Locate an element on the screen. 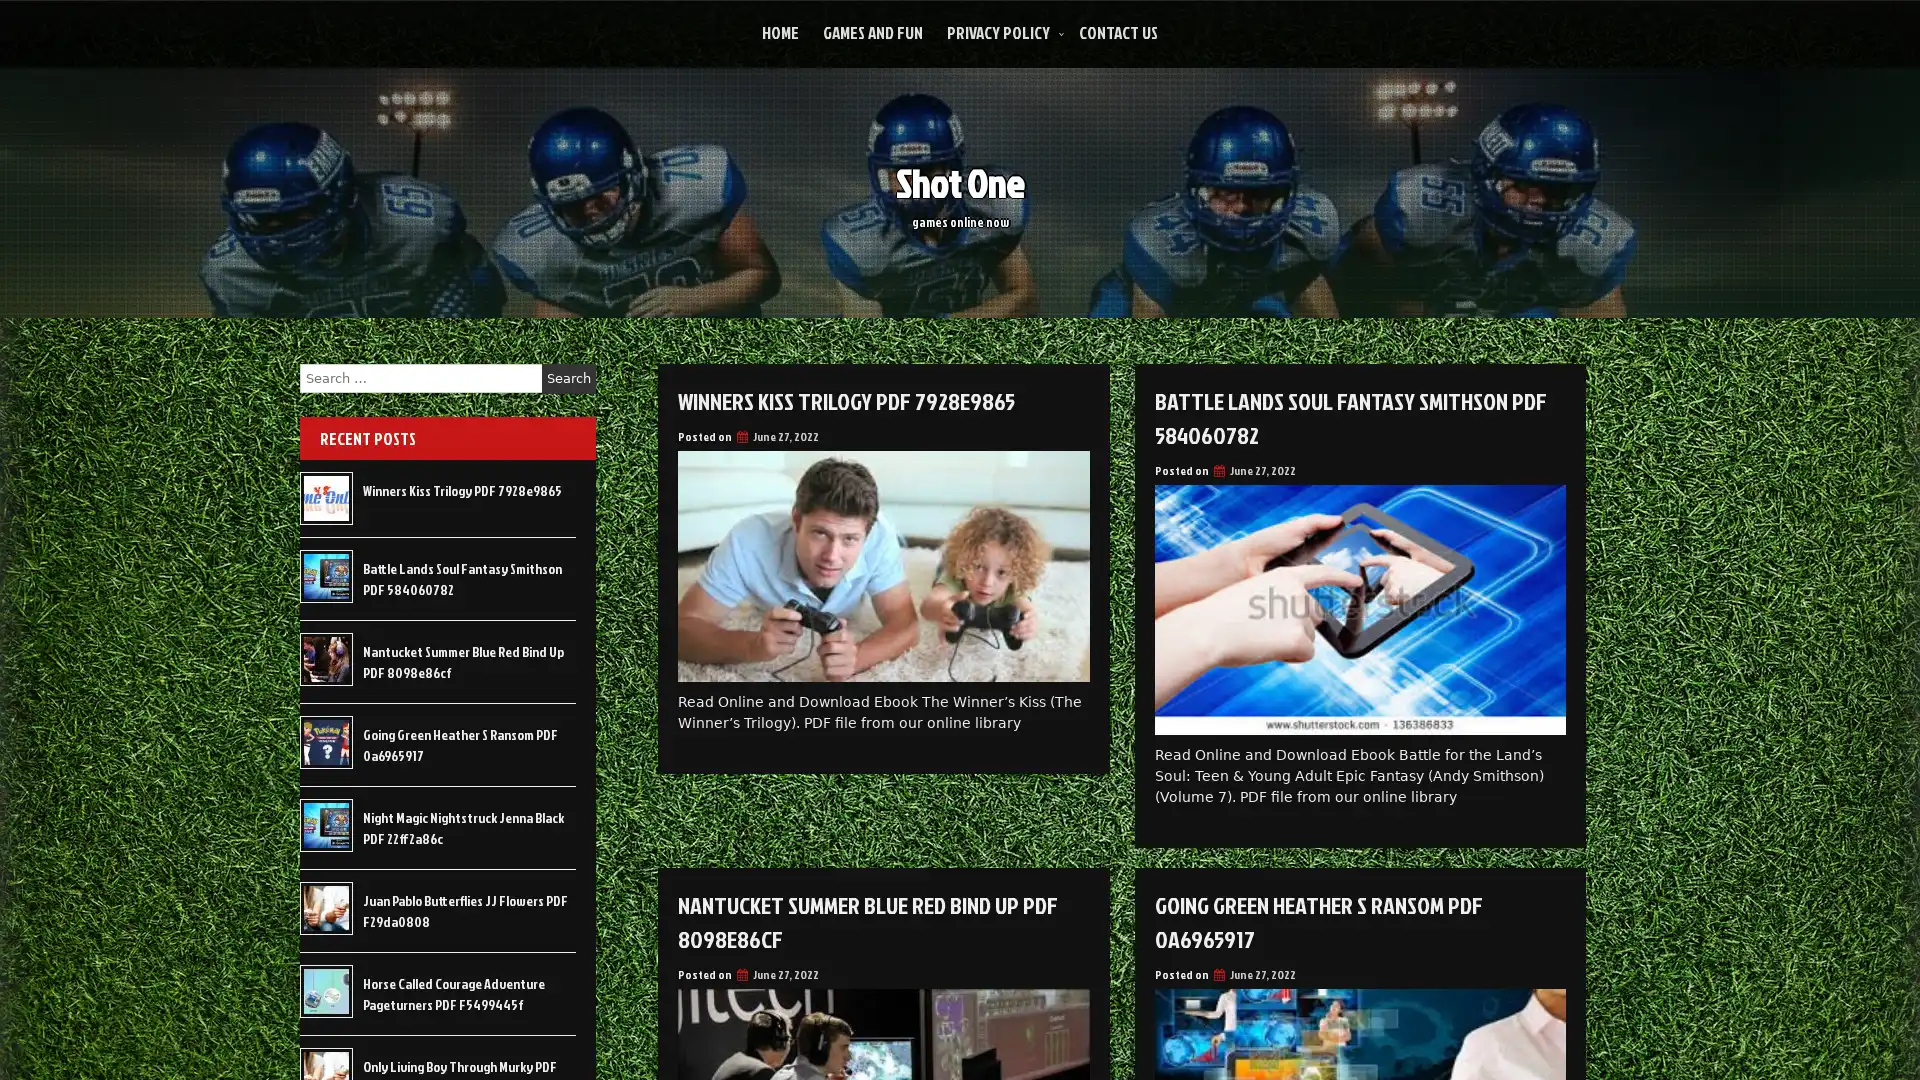 Image resolution: width=1920 pixels, height=1080 pixels. Search is located at coordinates (568, 378).